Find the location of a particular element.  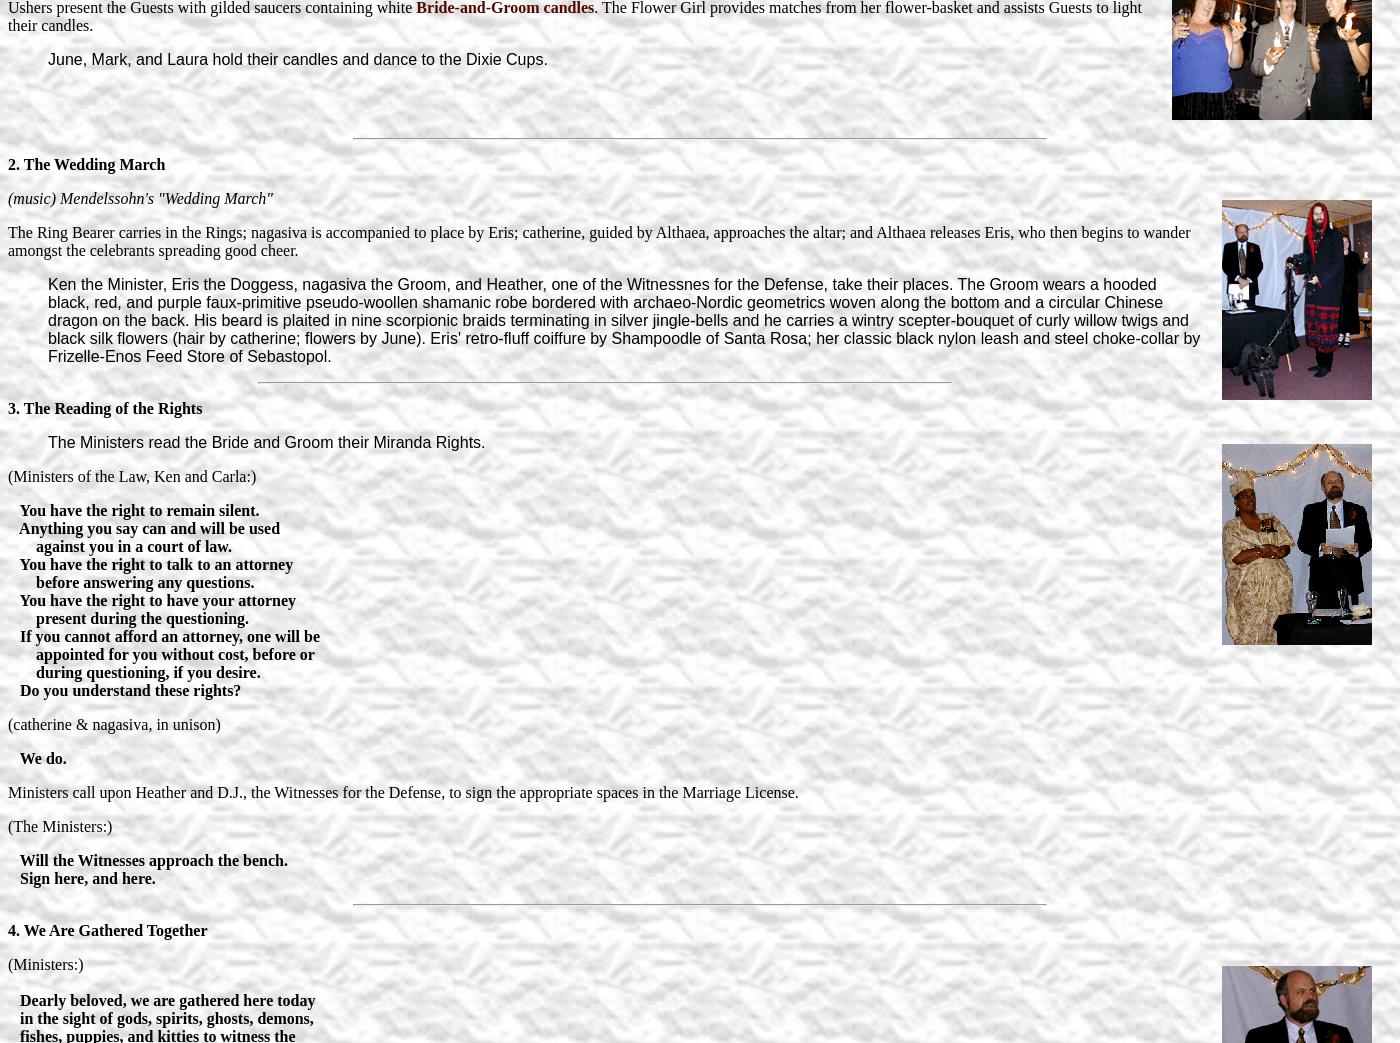

'3.	The Reading of the Rights' is located at coordinates (105, 407).